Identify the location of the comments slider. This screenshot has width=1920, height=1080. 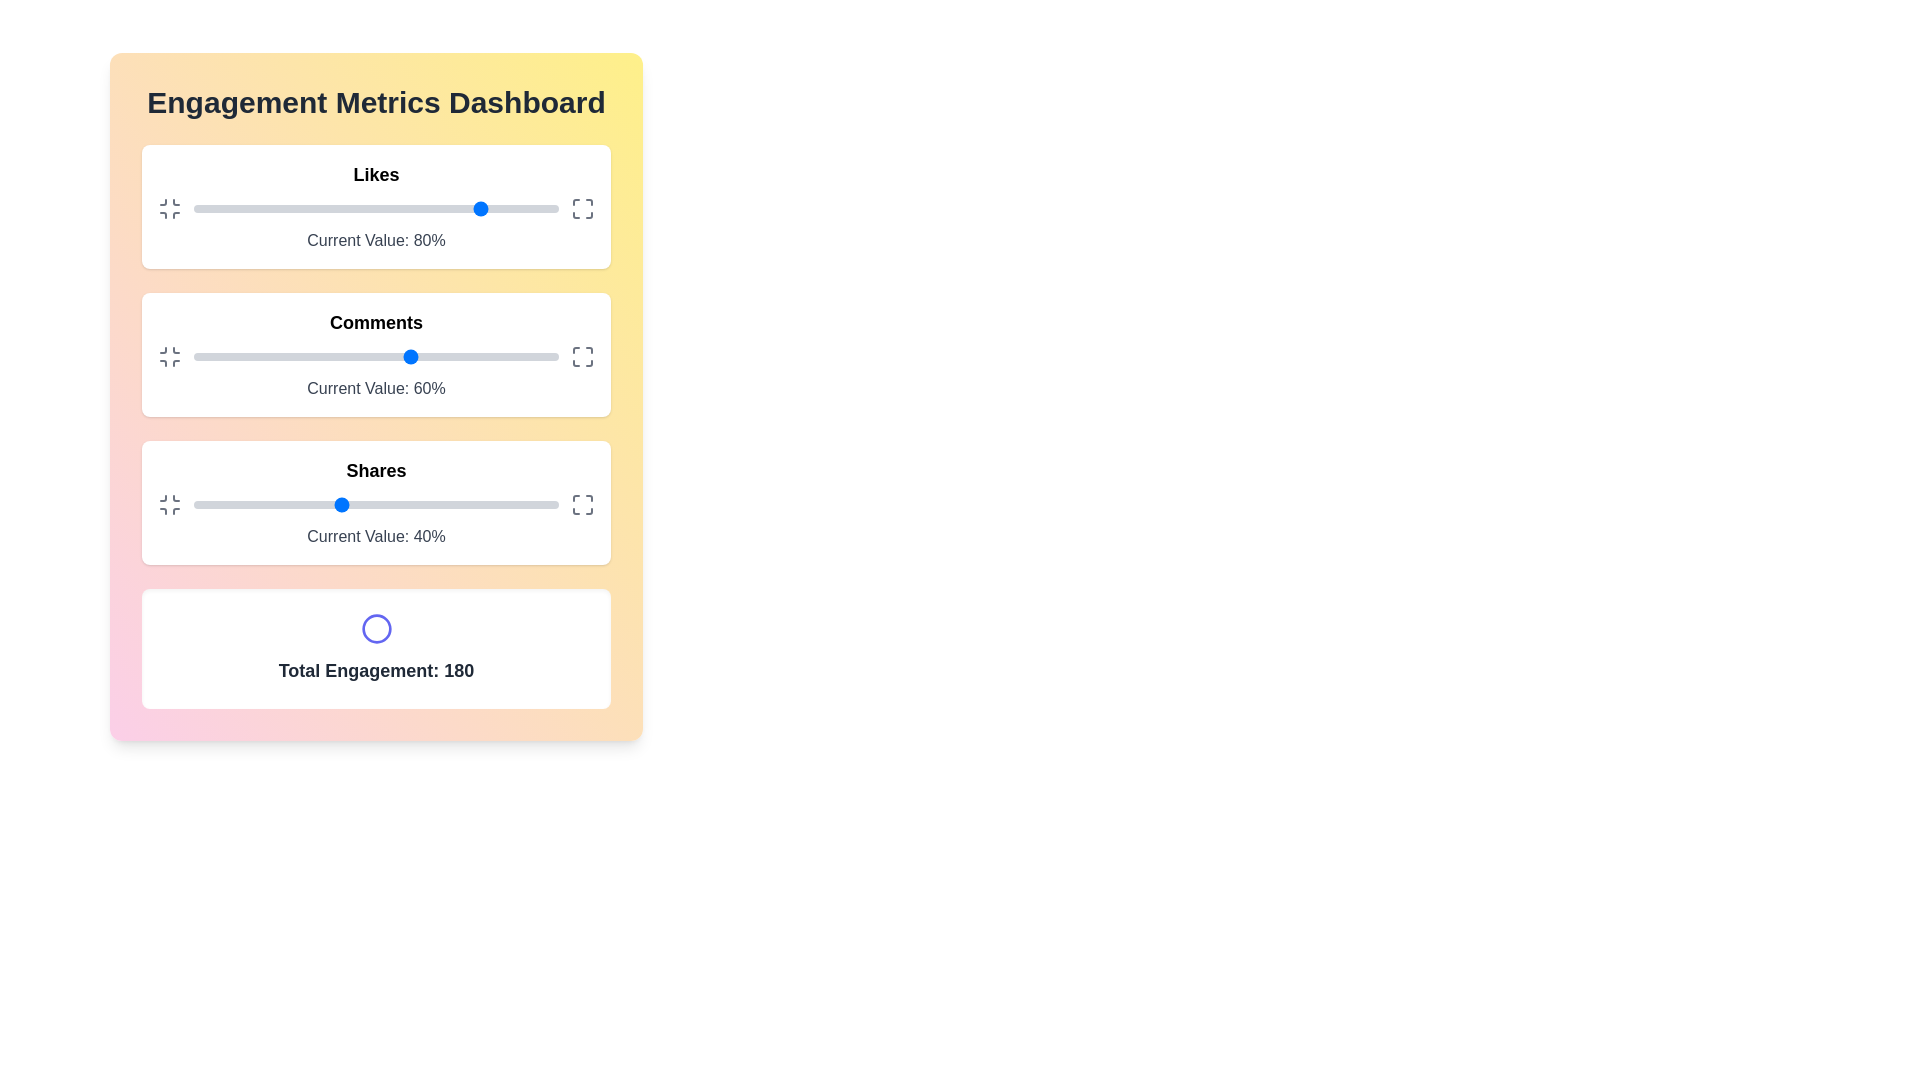
(223, 356).